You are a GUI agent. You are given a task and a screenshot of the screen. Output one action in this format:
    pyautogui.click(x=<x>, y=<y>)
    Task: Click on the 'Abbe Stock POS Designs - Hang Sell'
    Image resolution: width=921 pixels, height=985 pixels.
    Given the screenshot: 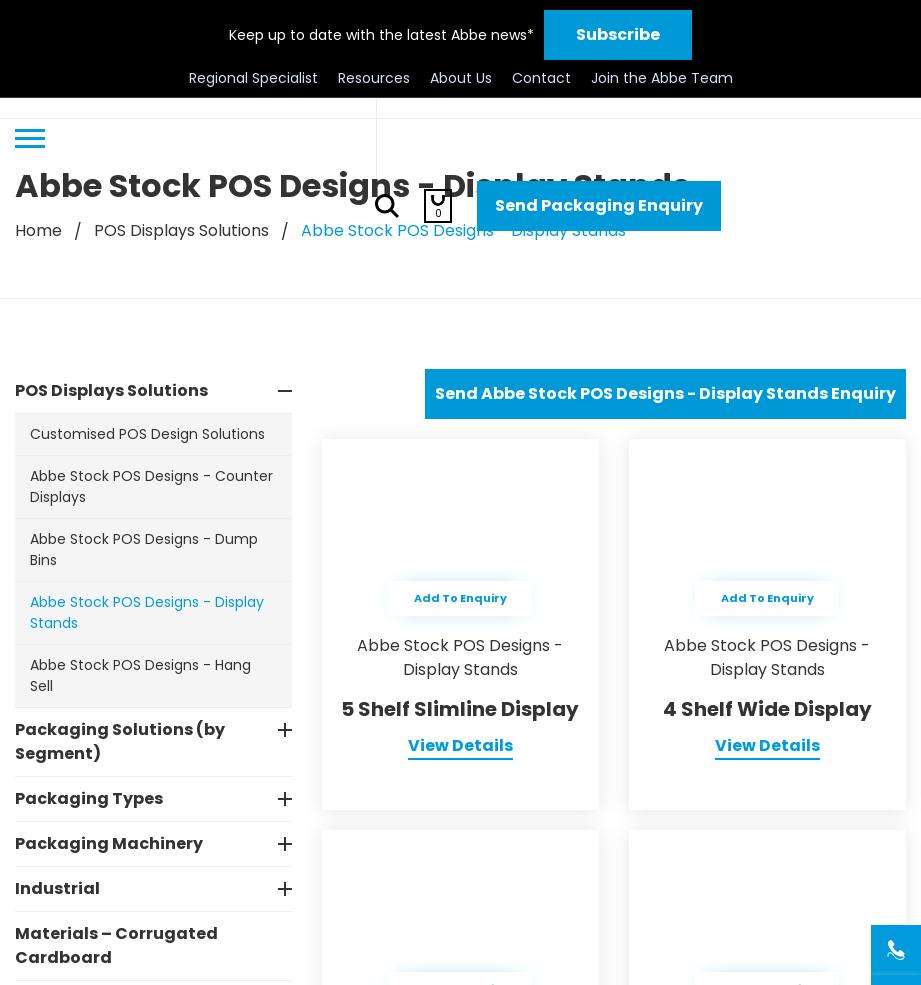 What is the action you would take?
    pyautogui.click(x=140, y=674)
    